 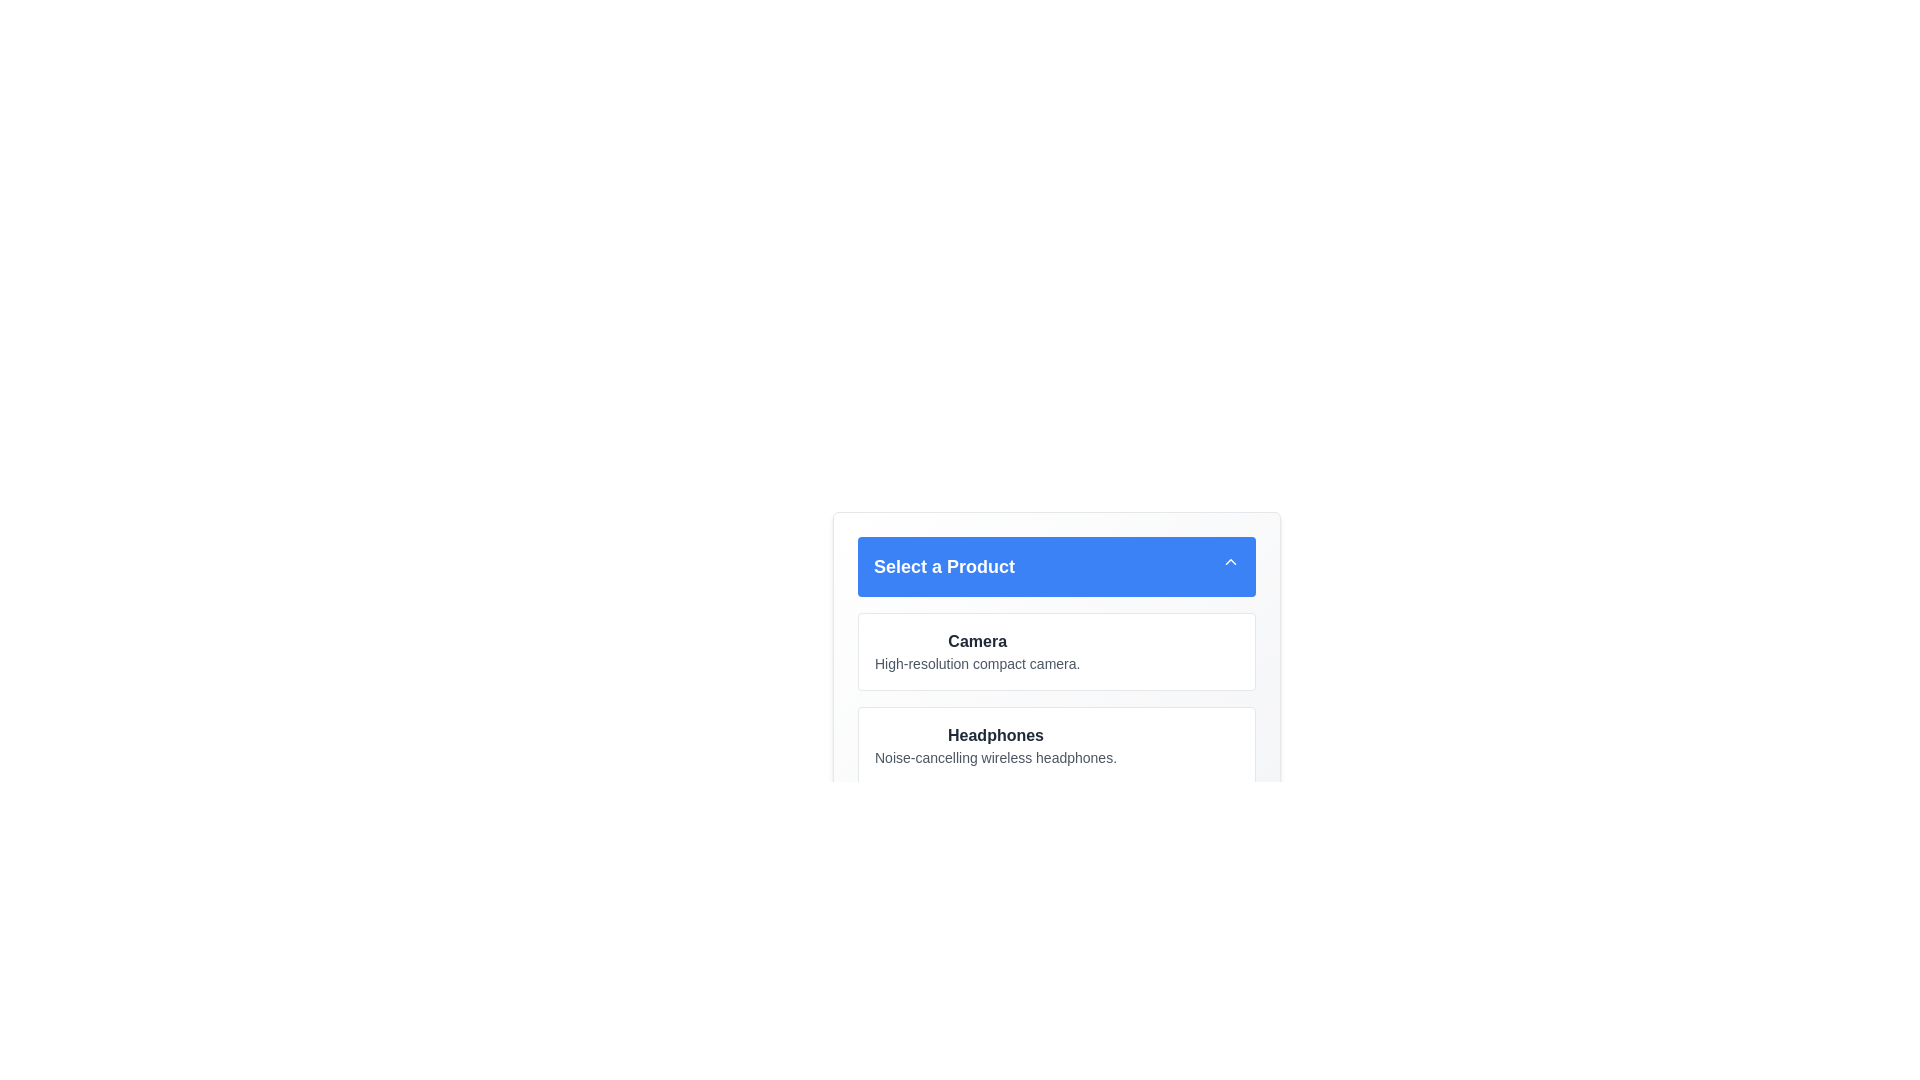 I want to click on the 'Camera' product option in the 'Select a Product' dropdown, which is the top item in the list above 'Headphones', so click(x=977, y=651).